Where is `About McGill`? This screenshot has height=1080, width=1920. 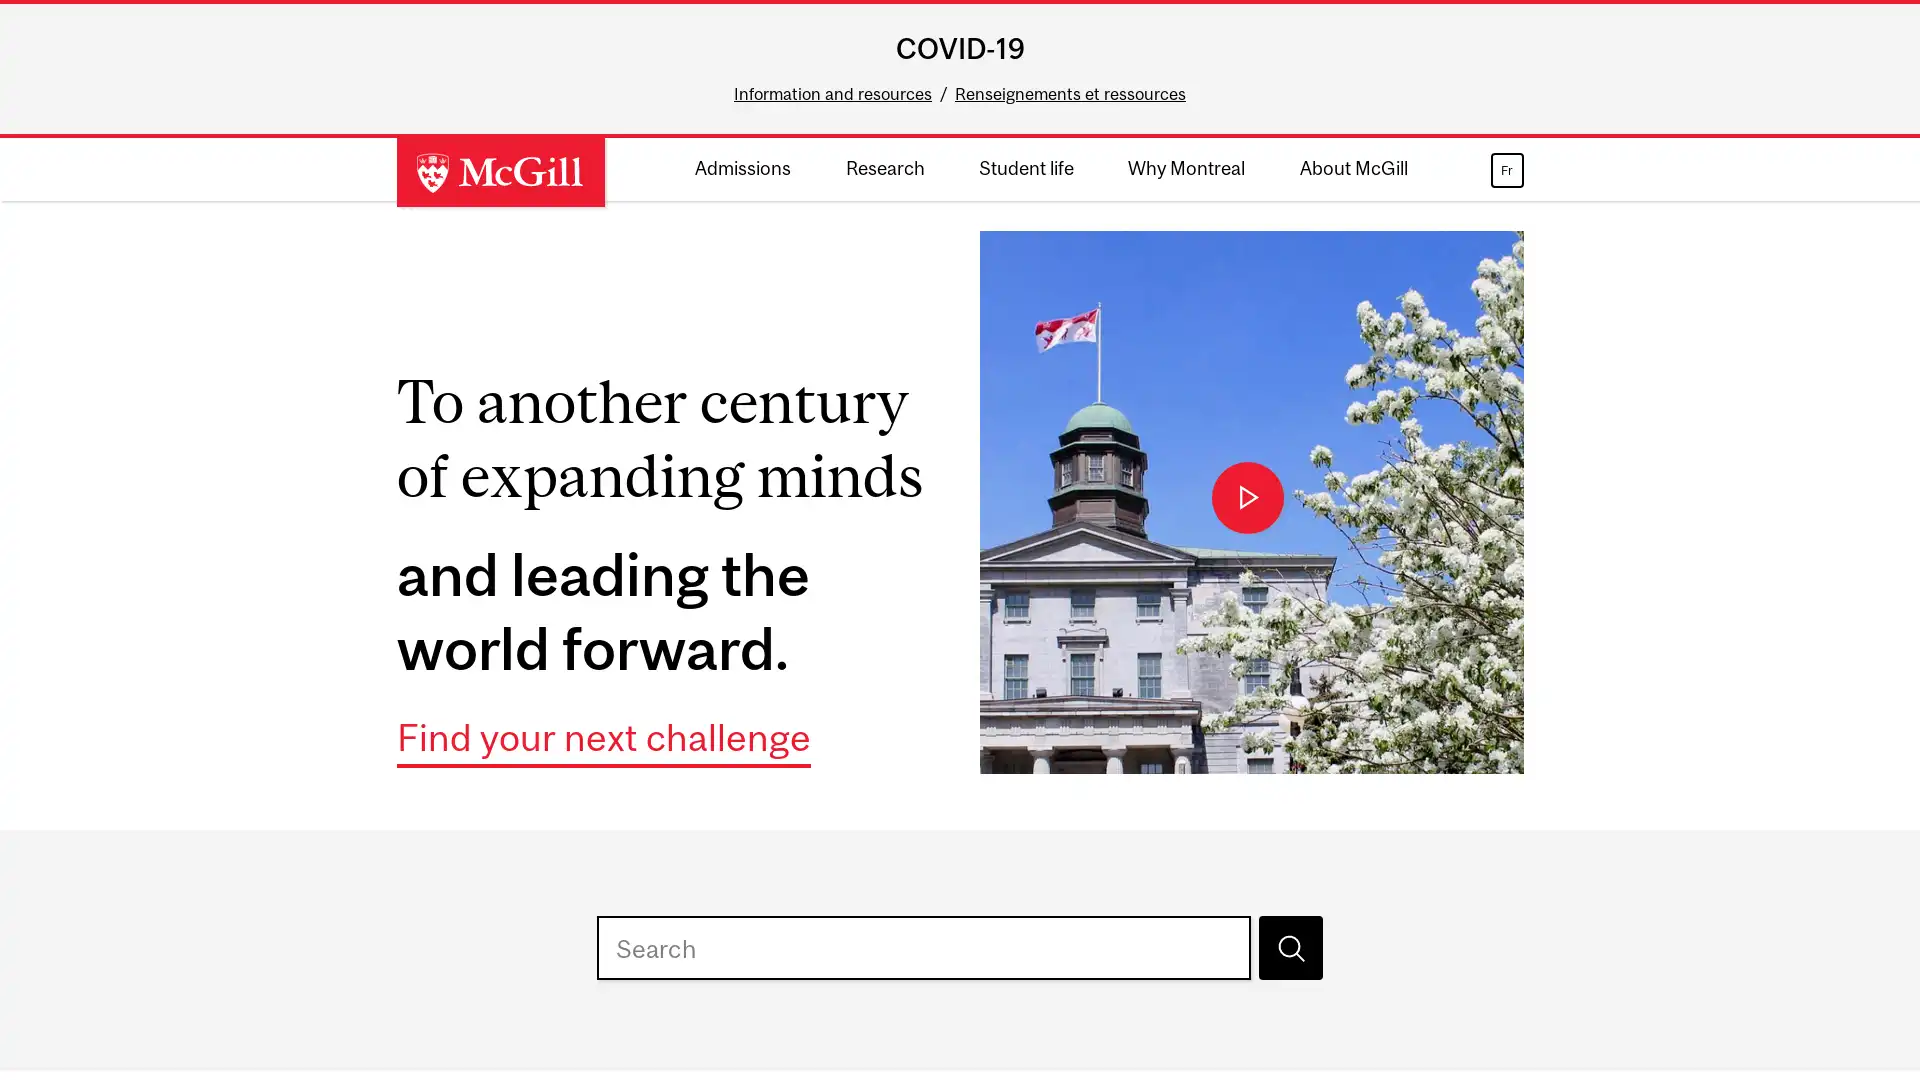
About McGill is located at coordinates (1353, 167).